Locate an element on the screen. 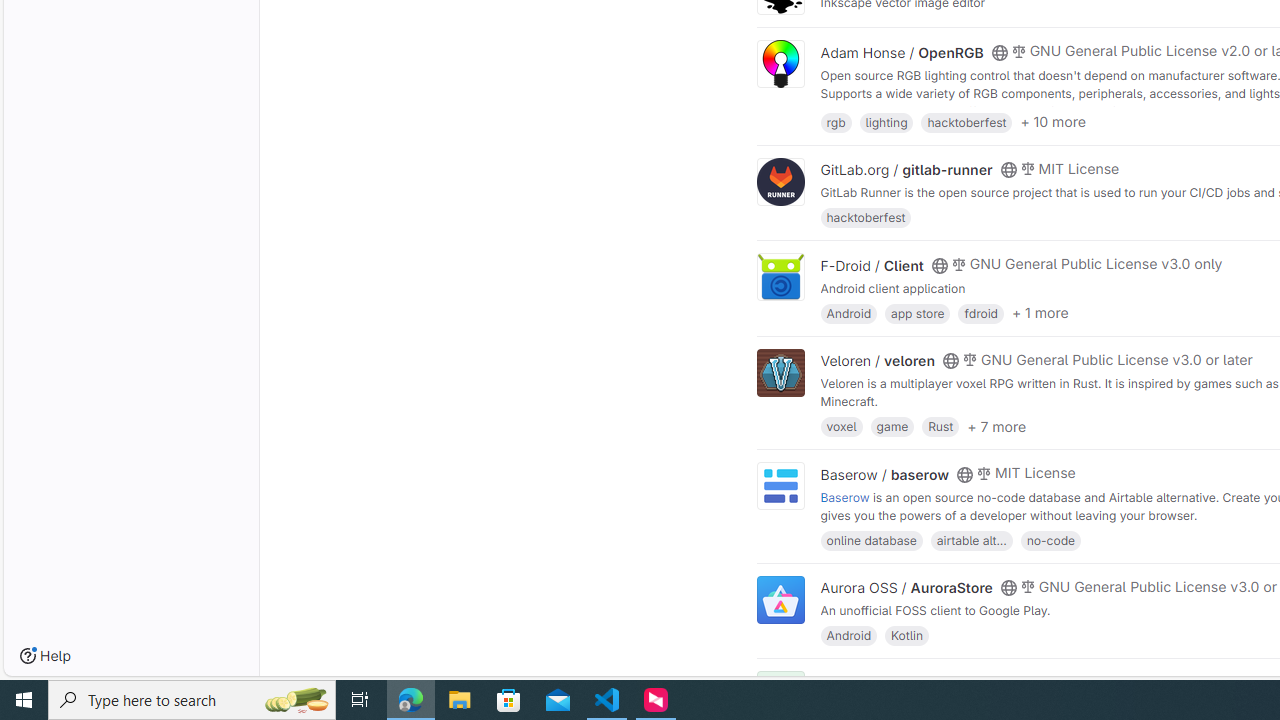 The image size is (1280, 720). 'lighting' is located at coordinates (885, 121).